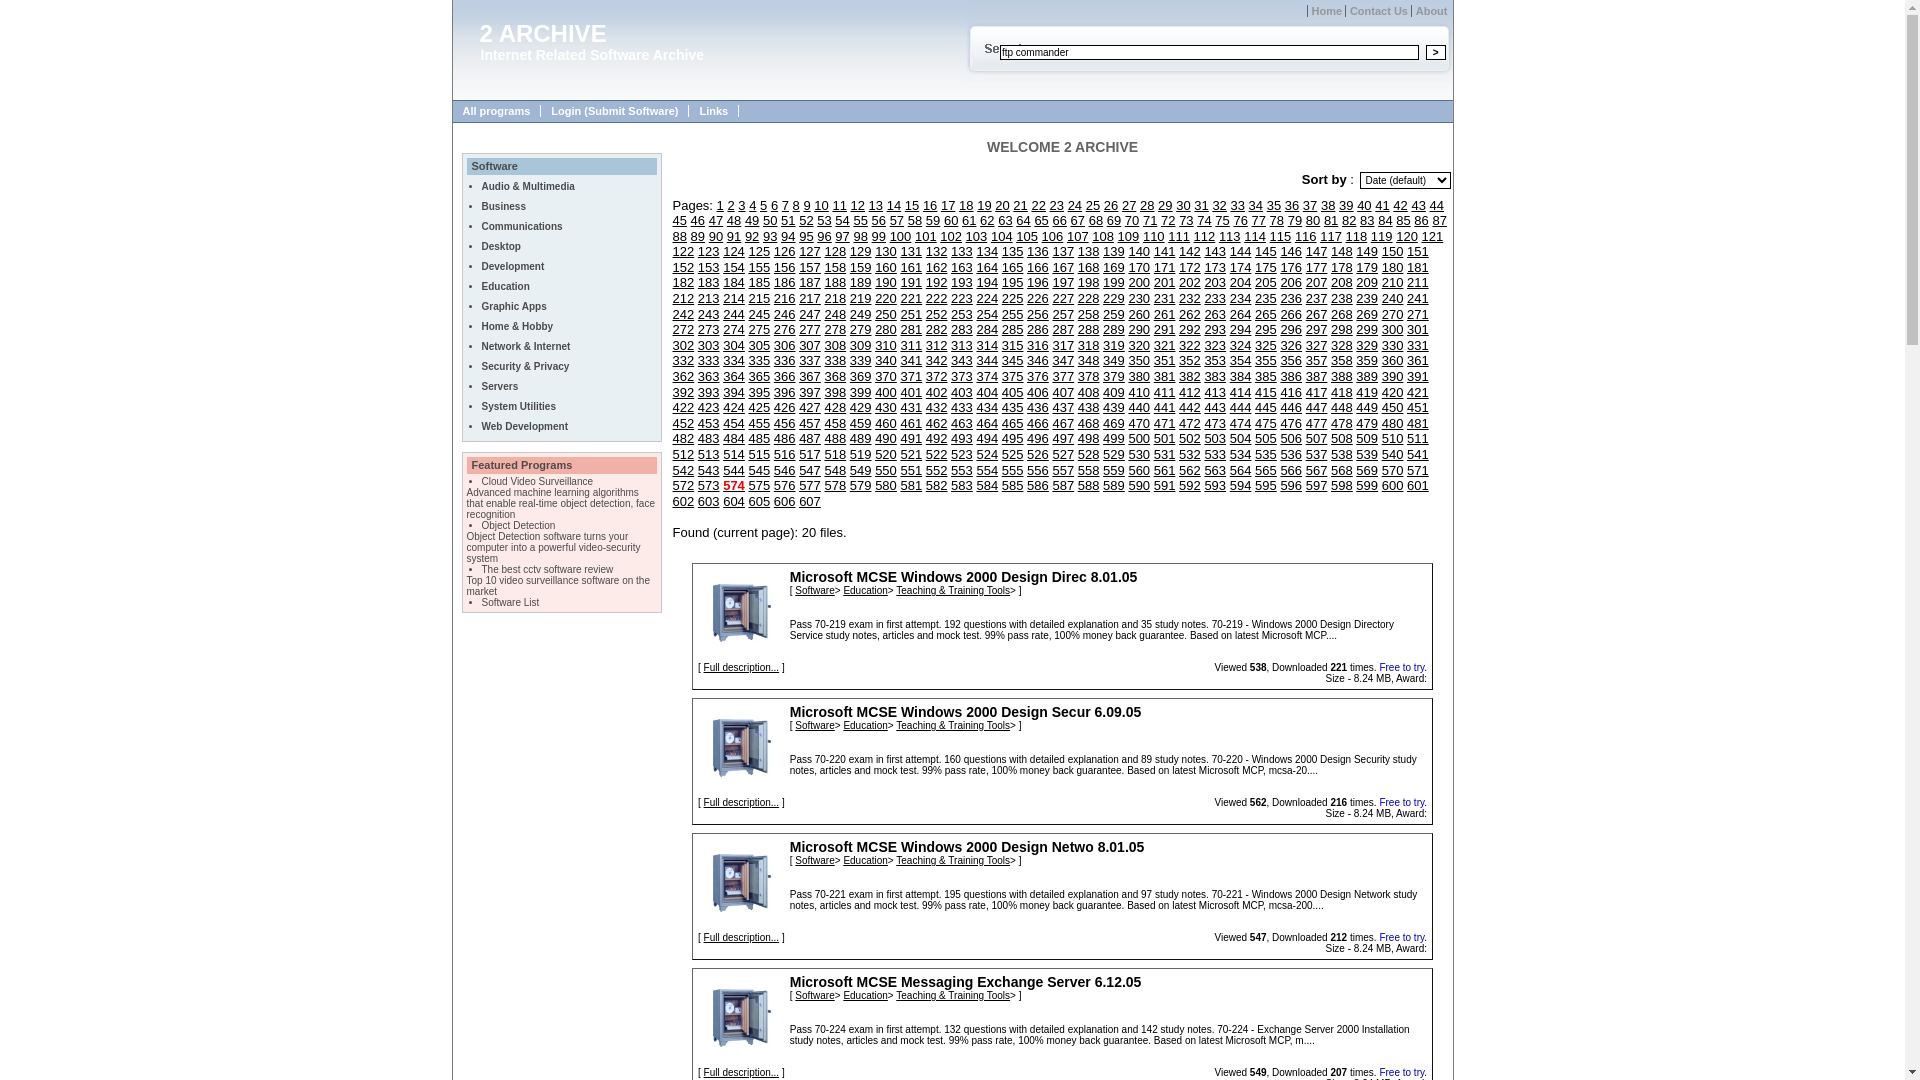  Describe the element at coordinates (977, 205) in the screenshot. I see `'19'` at that location.